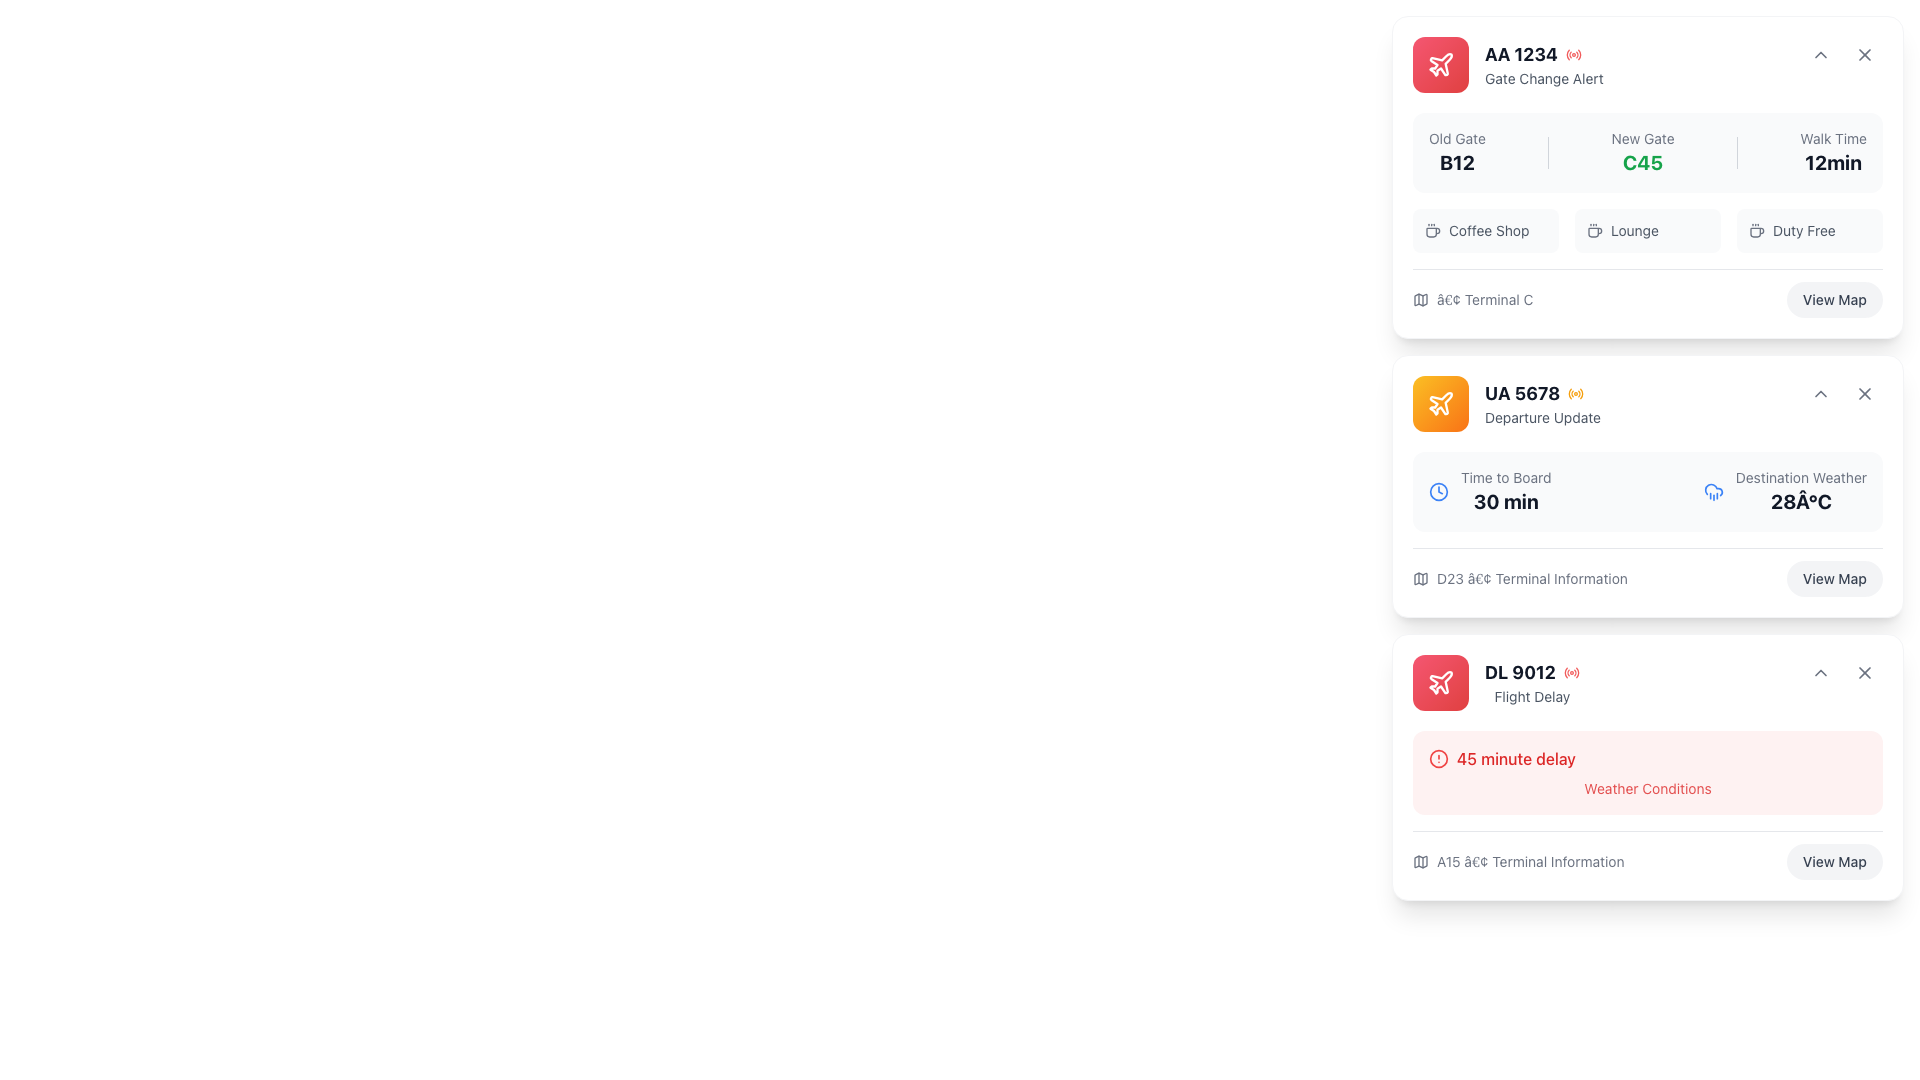  What do you see at coordinates (1486, 230) in the screenshot?
I see `the 'Coffee Shop' button-like label element, which features a coffee cup icon and gray text` at bounding box center [1486, 230].